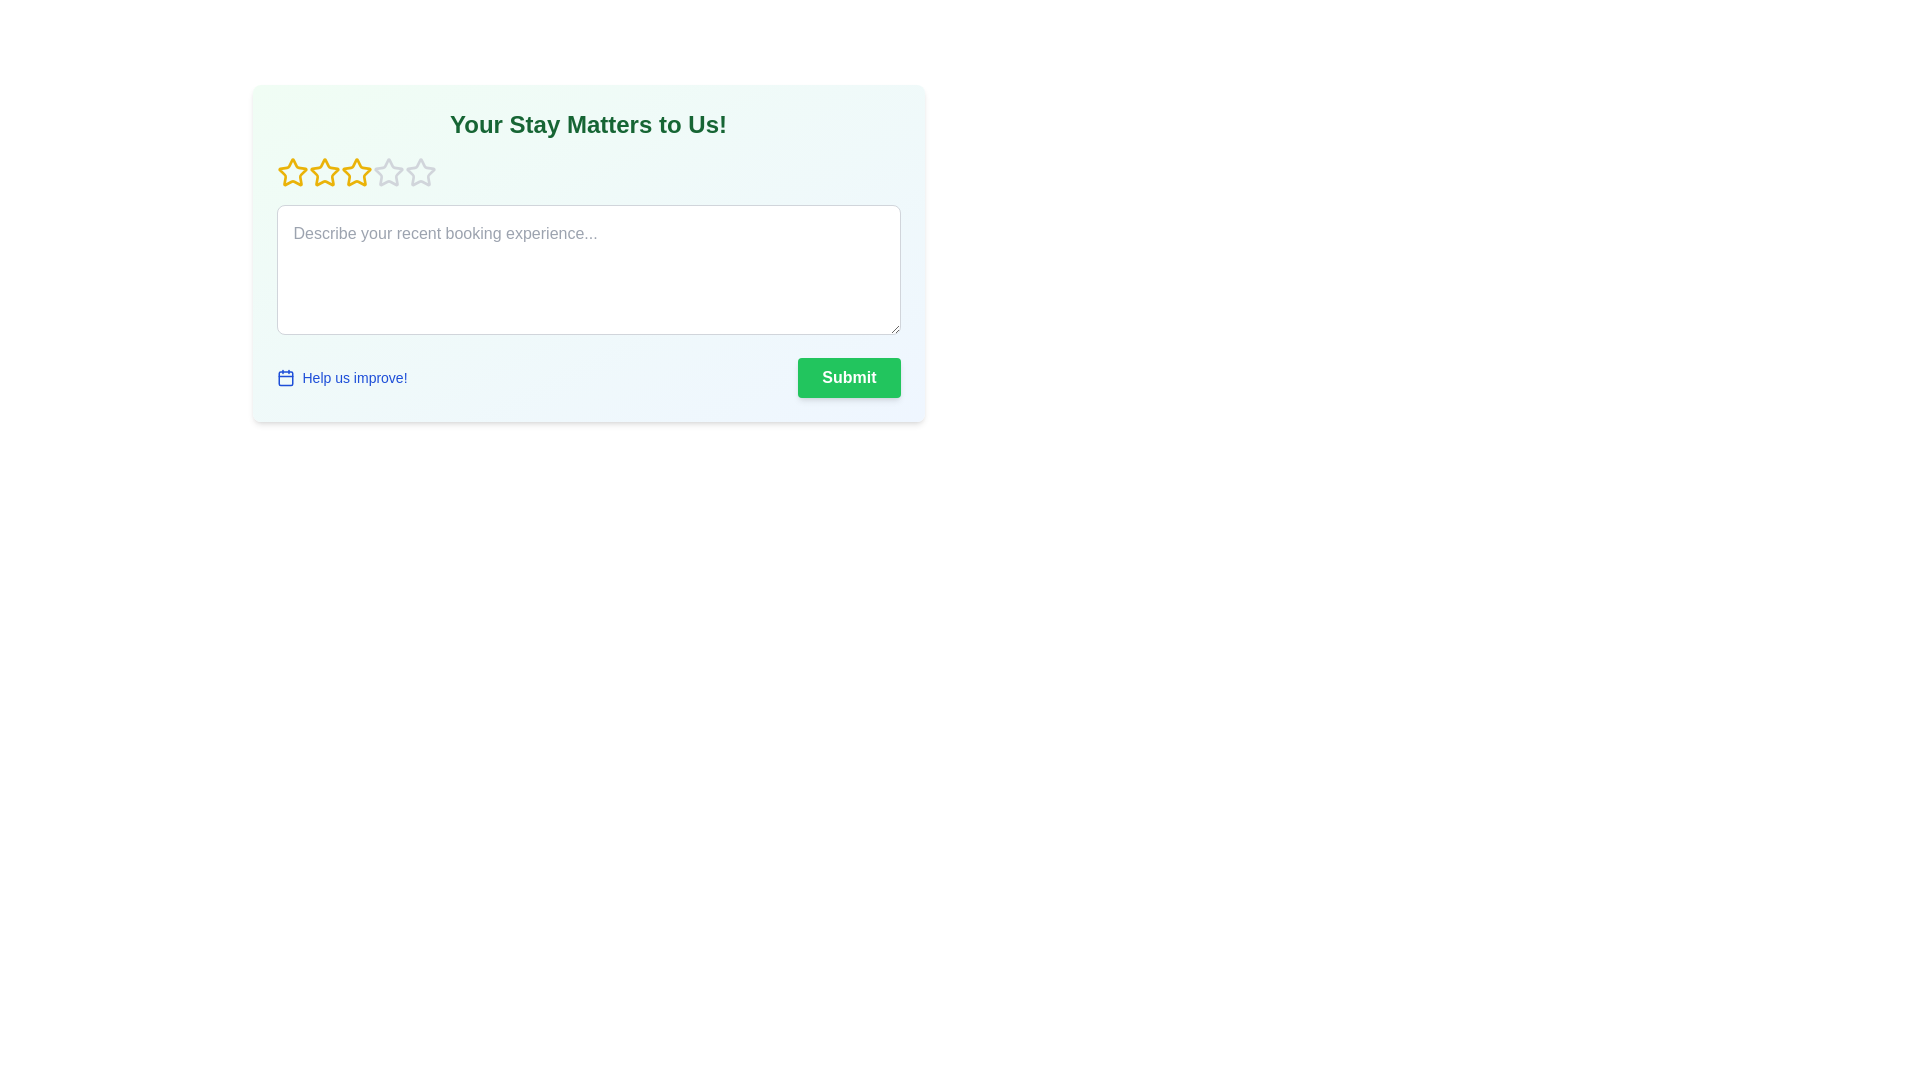 The width and height of the screenshot is (1920, 1080). Describe the element at coordinates (419, 172) in the screenshot. I see `the rating to 5 stars by clicking the corresponding star icon` at that location.